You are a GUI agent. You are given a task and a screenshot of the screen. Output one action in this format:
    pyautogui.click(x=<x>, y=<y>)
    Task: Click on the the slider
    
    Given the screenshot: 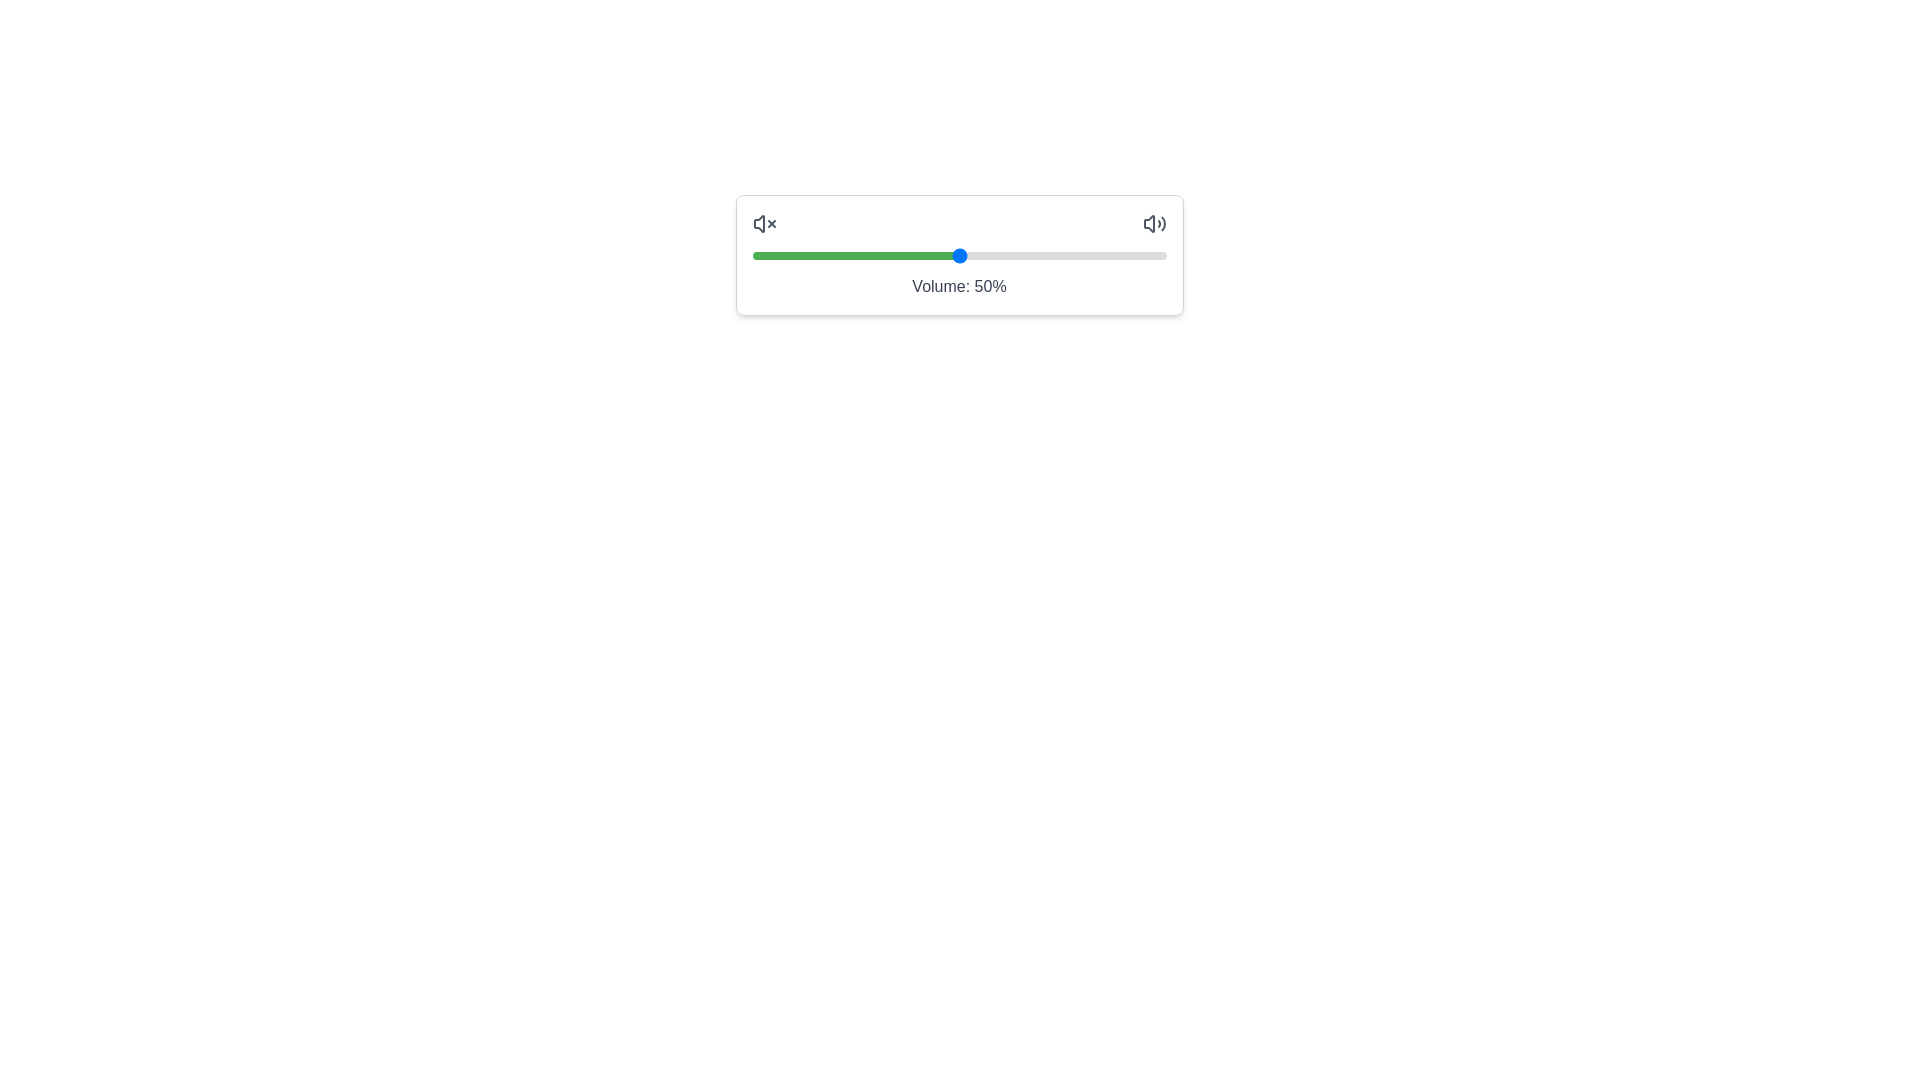 What is the action you would take?
    pyautogui.click(x=958, y=254)
    